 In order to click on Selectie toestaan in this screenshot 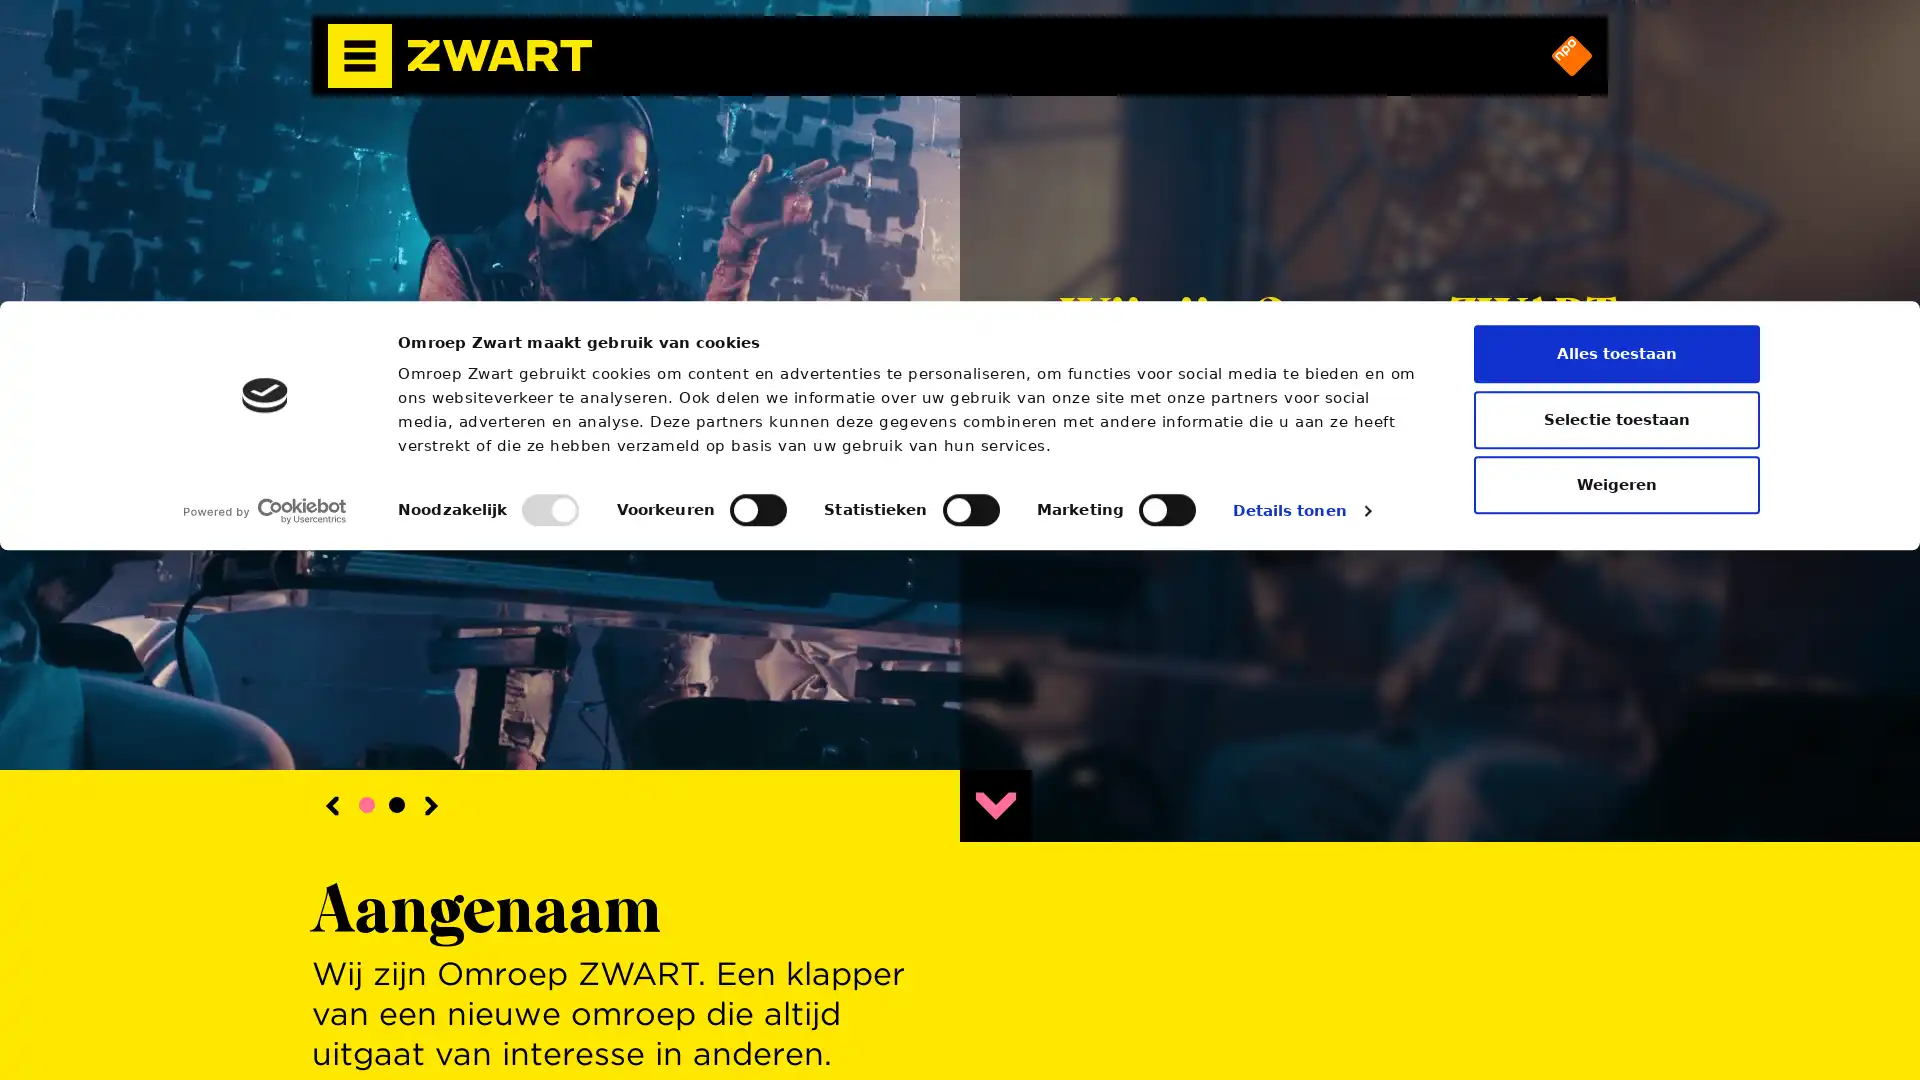, I will do `click(1617, 947)`.